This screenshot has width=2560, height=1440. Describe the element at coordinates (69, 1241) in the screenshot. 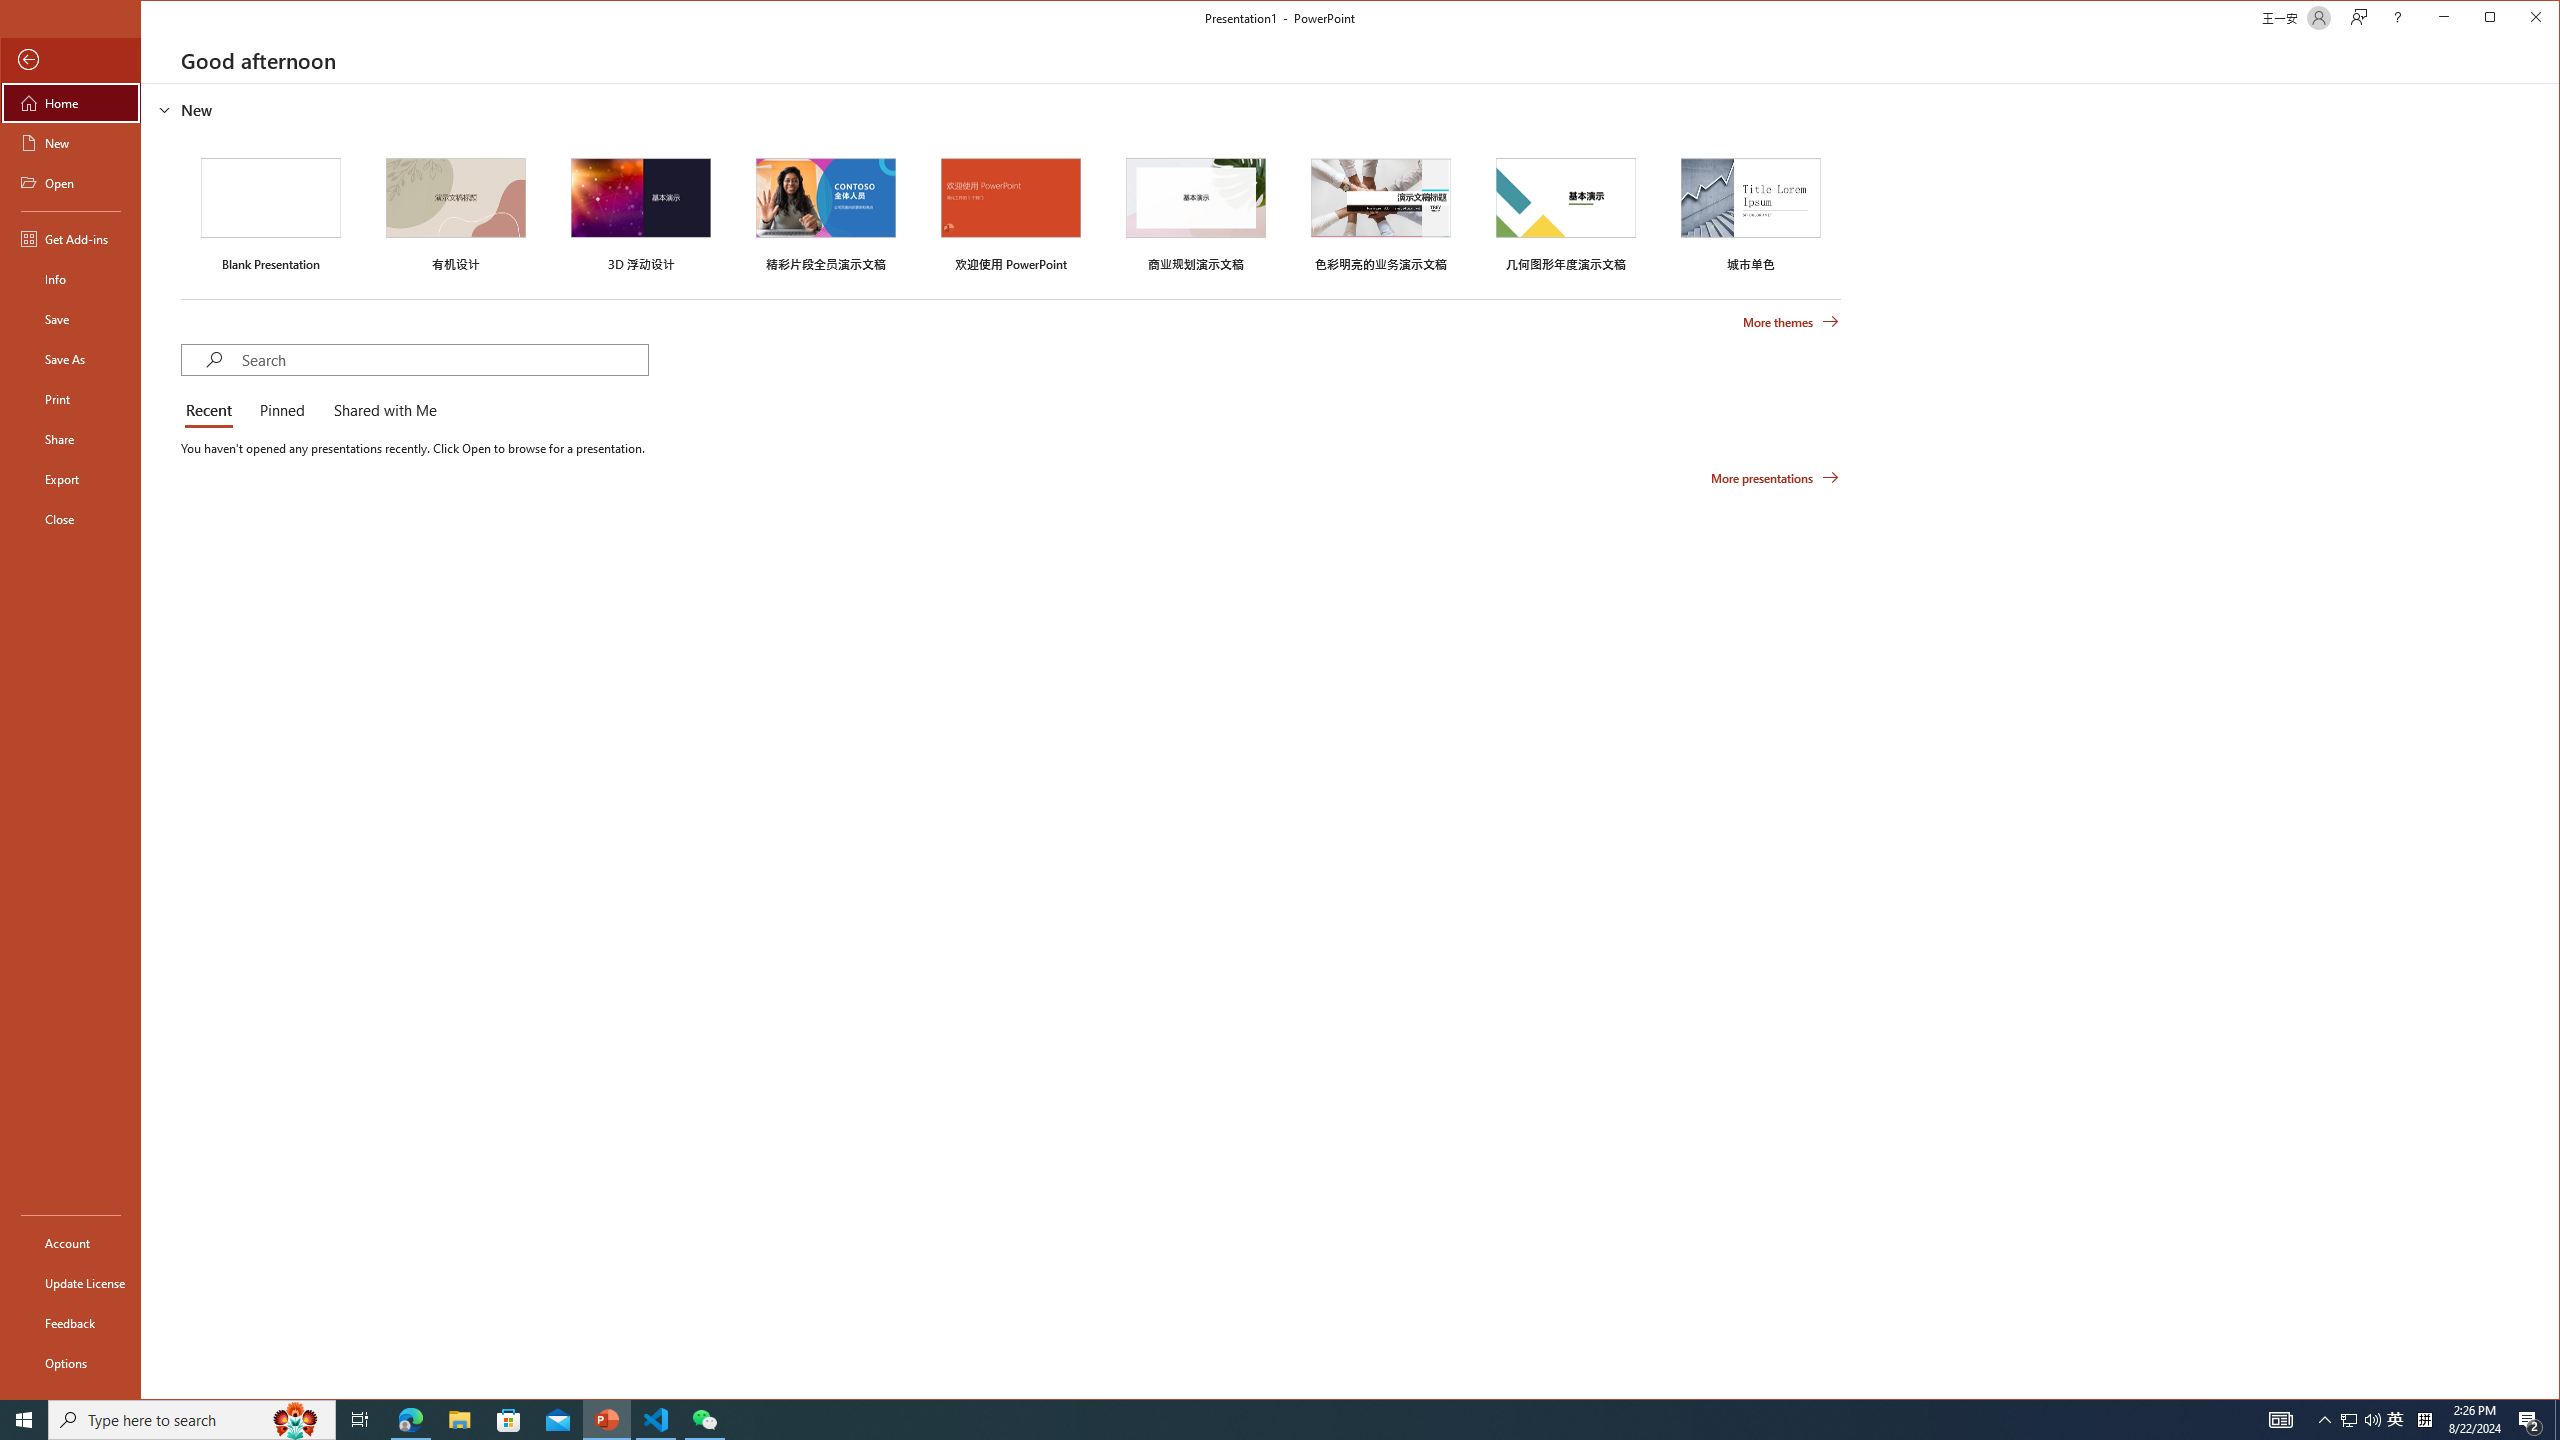

I see `'Account'` at that location.